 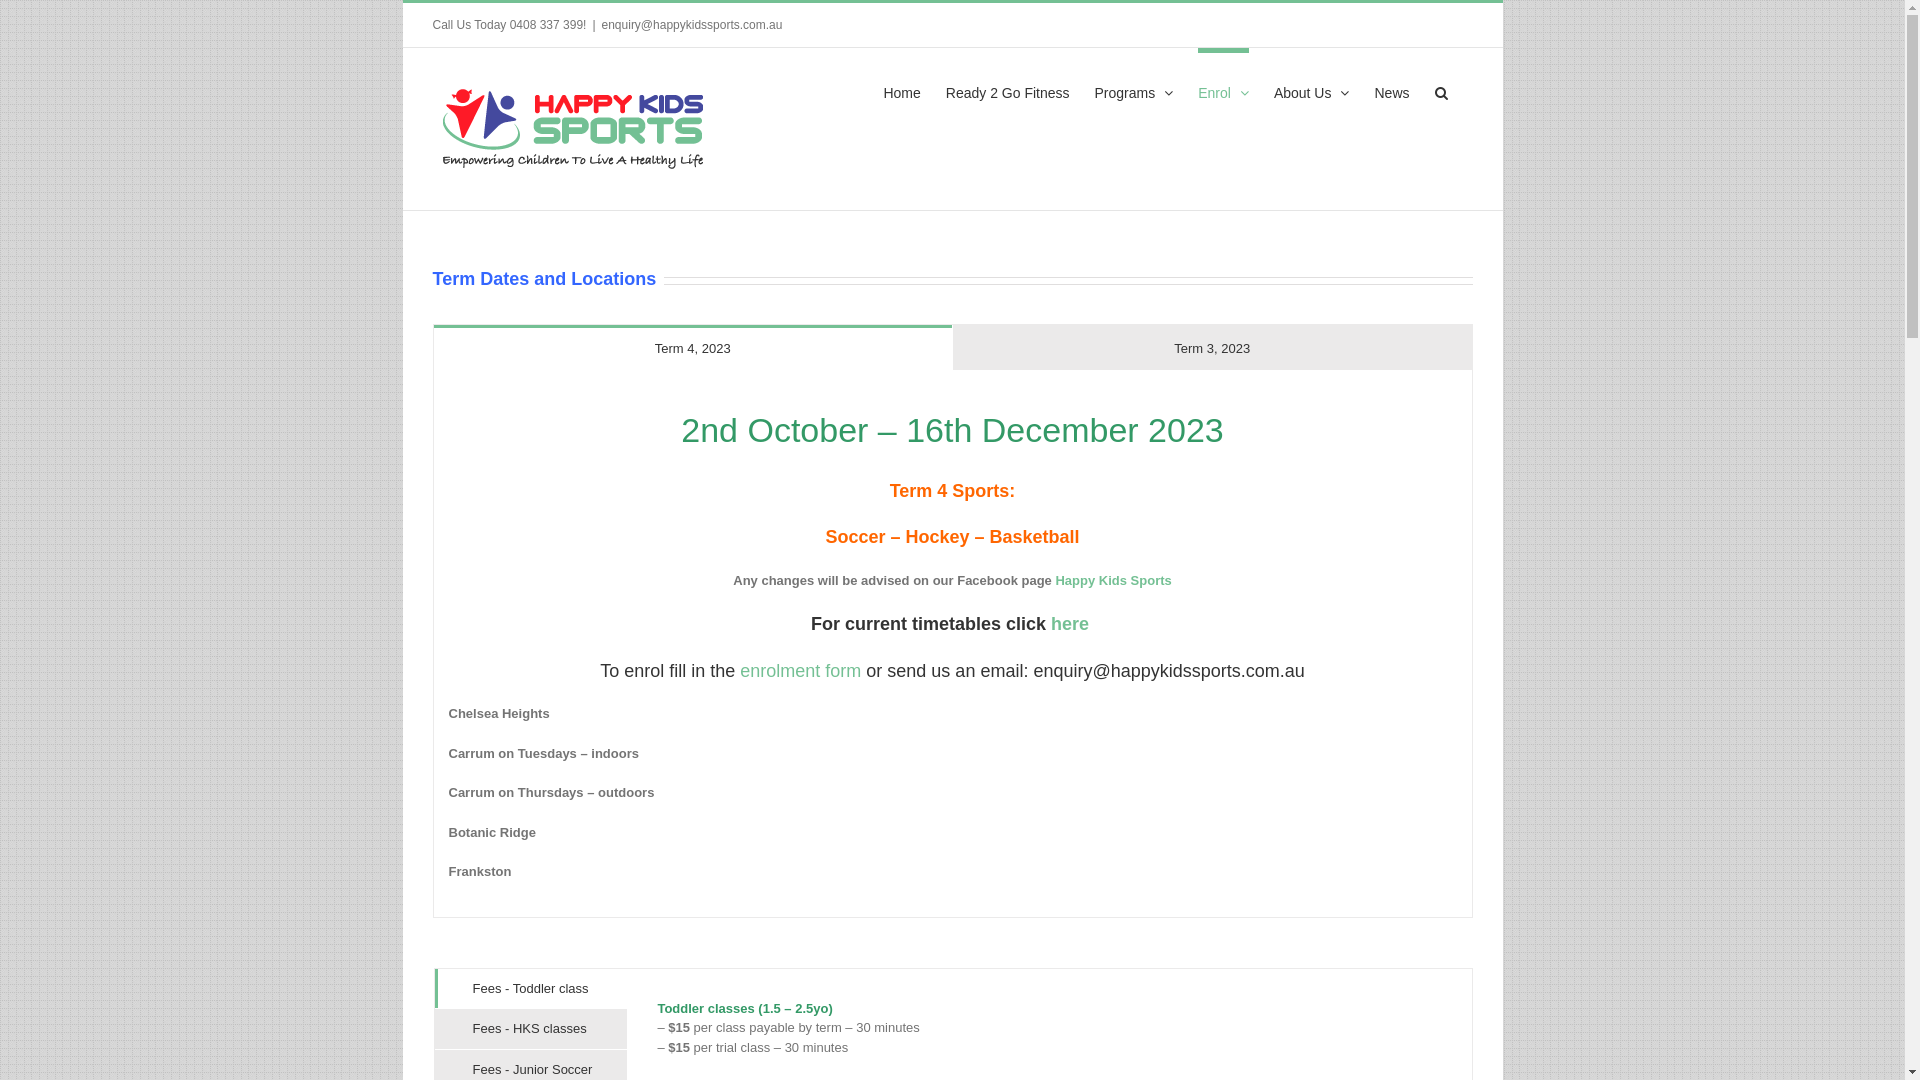 What do you see at coordinates (1311, 88) in the screenshot?
I see `'About Us'` at bounding box center [1311, 88].